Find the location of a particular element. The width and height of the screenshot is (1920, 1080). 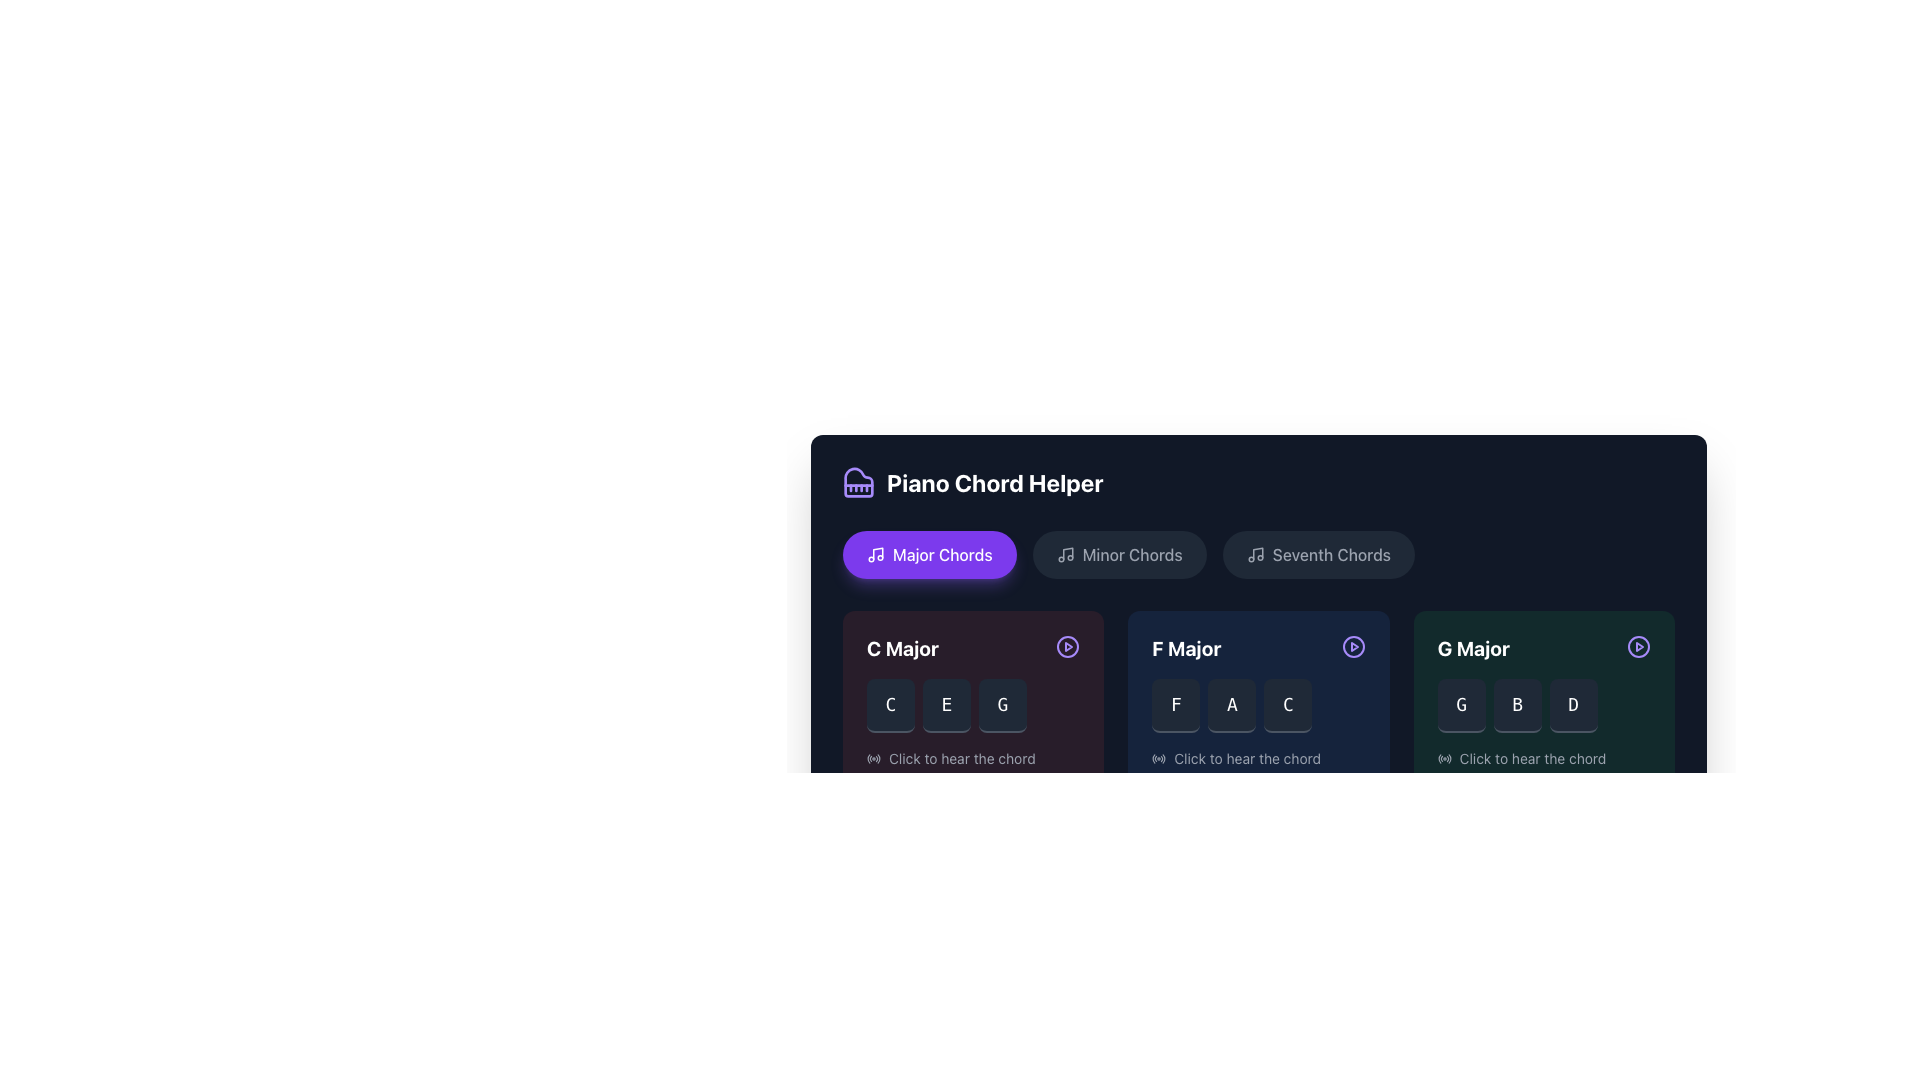

the interactive text labeled 'Click to hear the chord', which is styled in gray and located below the letters 'C', 'E', and 'G' in the 'C Major' chord box is located at coordinates (973, 759).